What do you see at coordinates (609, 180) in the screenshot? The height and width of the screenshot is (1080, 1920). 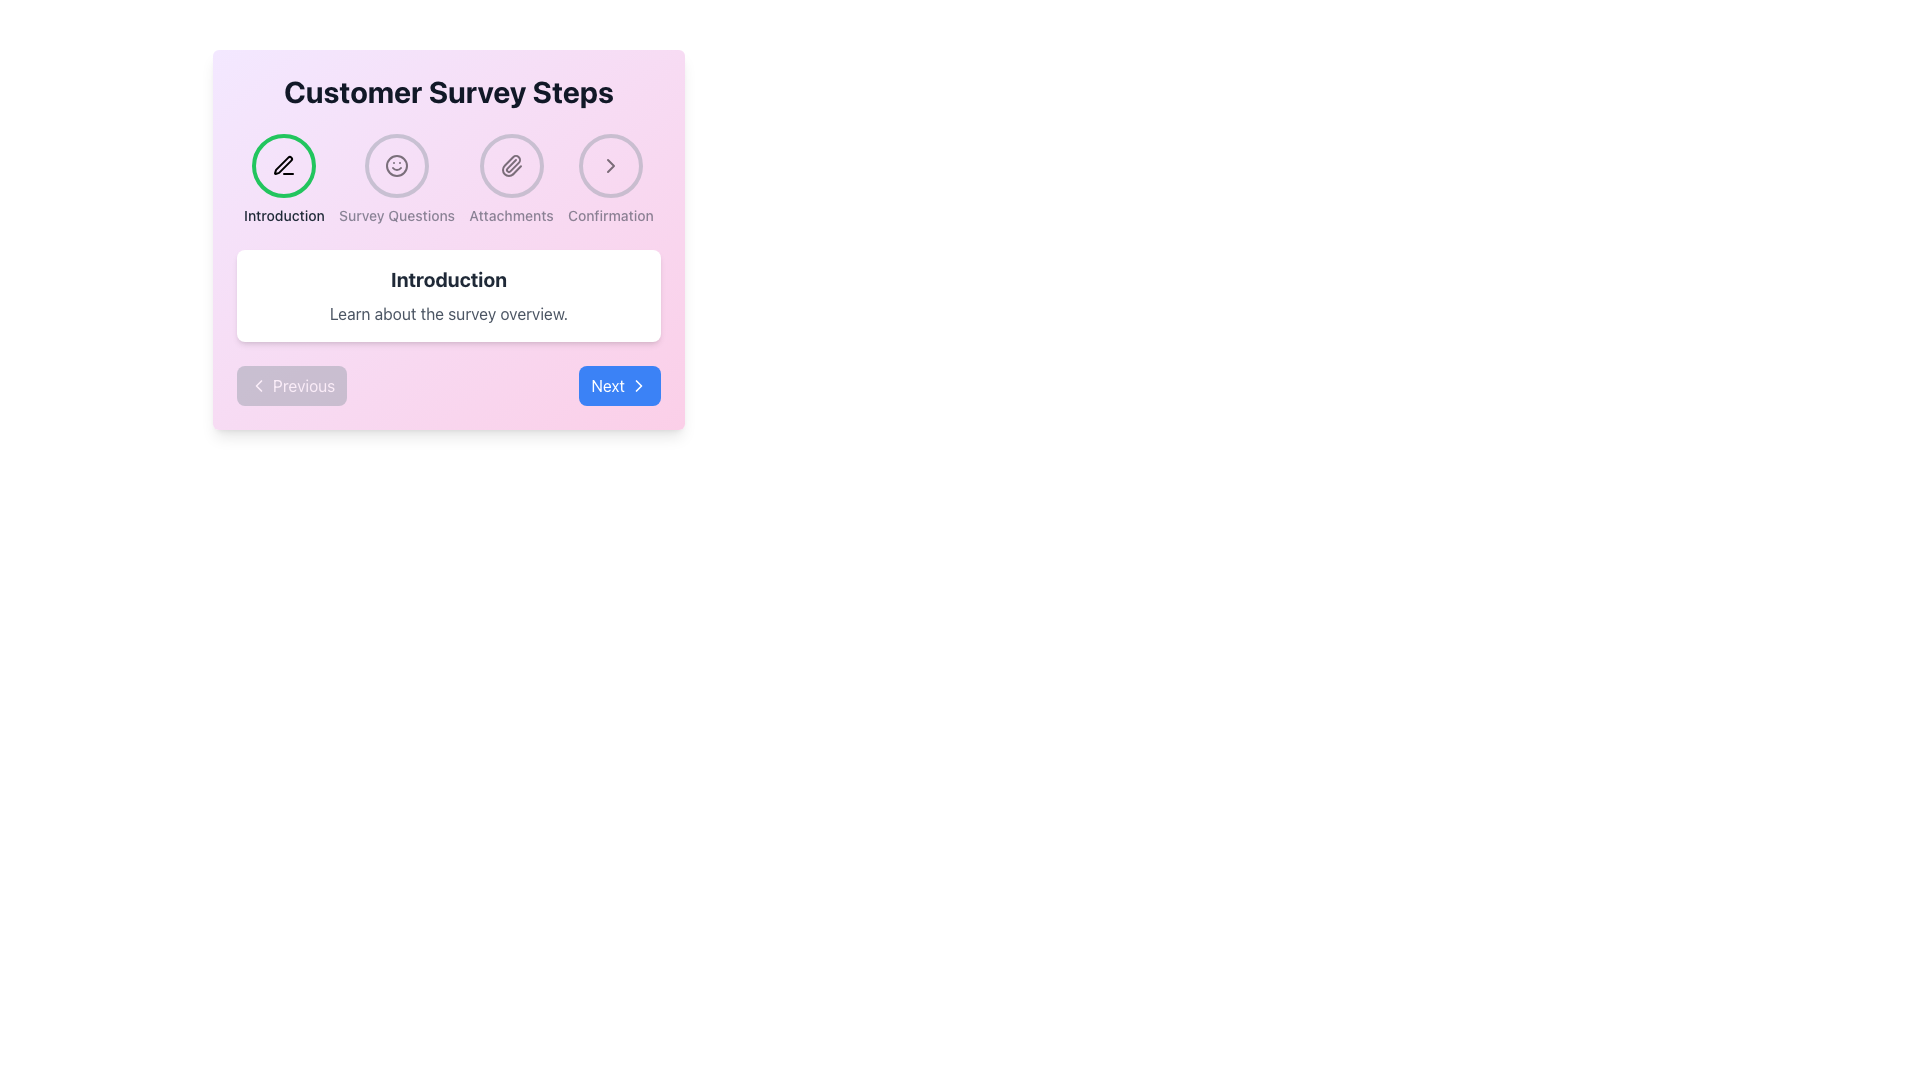 I see `the circular icon with a gray border containing a rightward arrow symbol labeled 'Confirmation', which is the fourth element in the navigational steps under 'Customer Survey Steps'` at bounding box center [609, 180].